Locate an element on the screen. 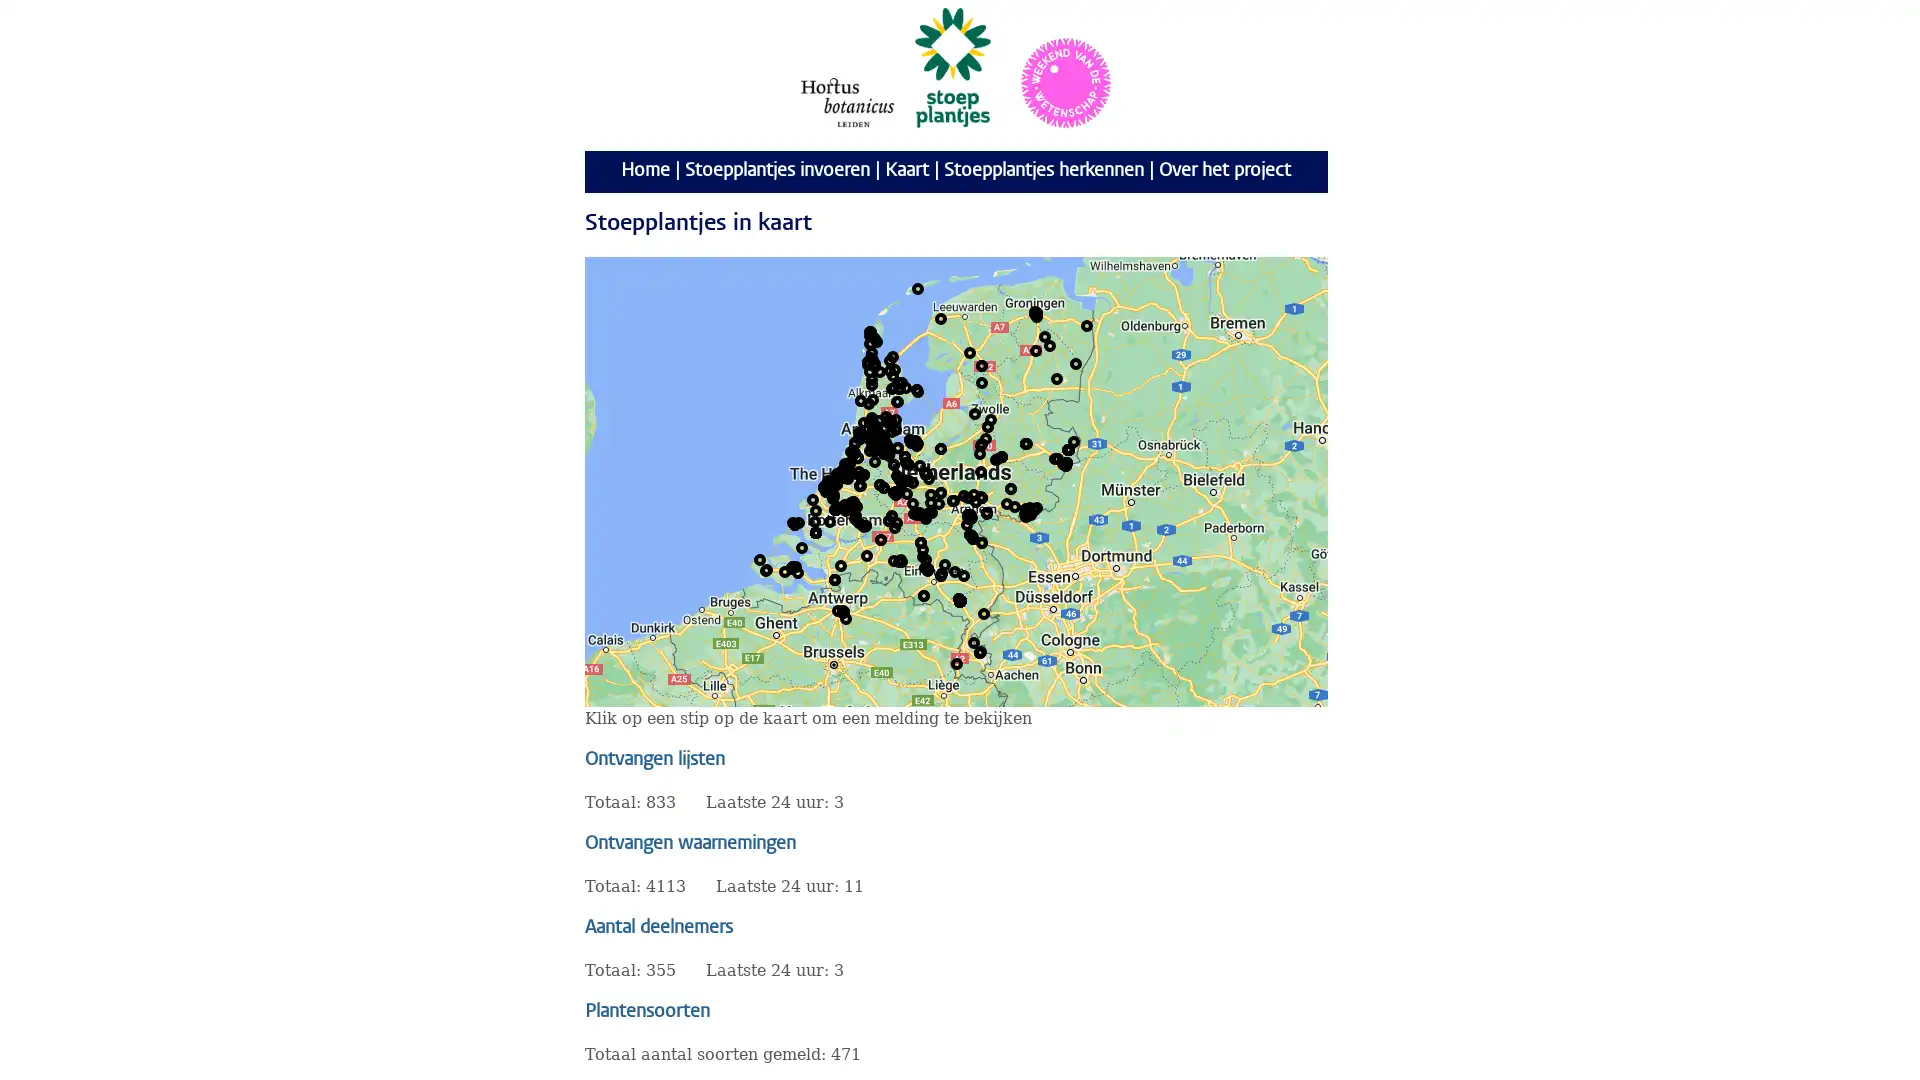 The height and width of the screenshot is (1080, 1920). Telling van op 10 maart 2022 is located at coordinates (891, 388).